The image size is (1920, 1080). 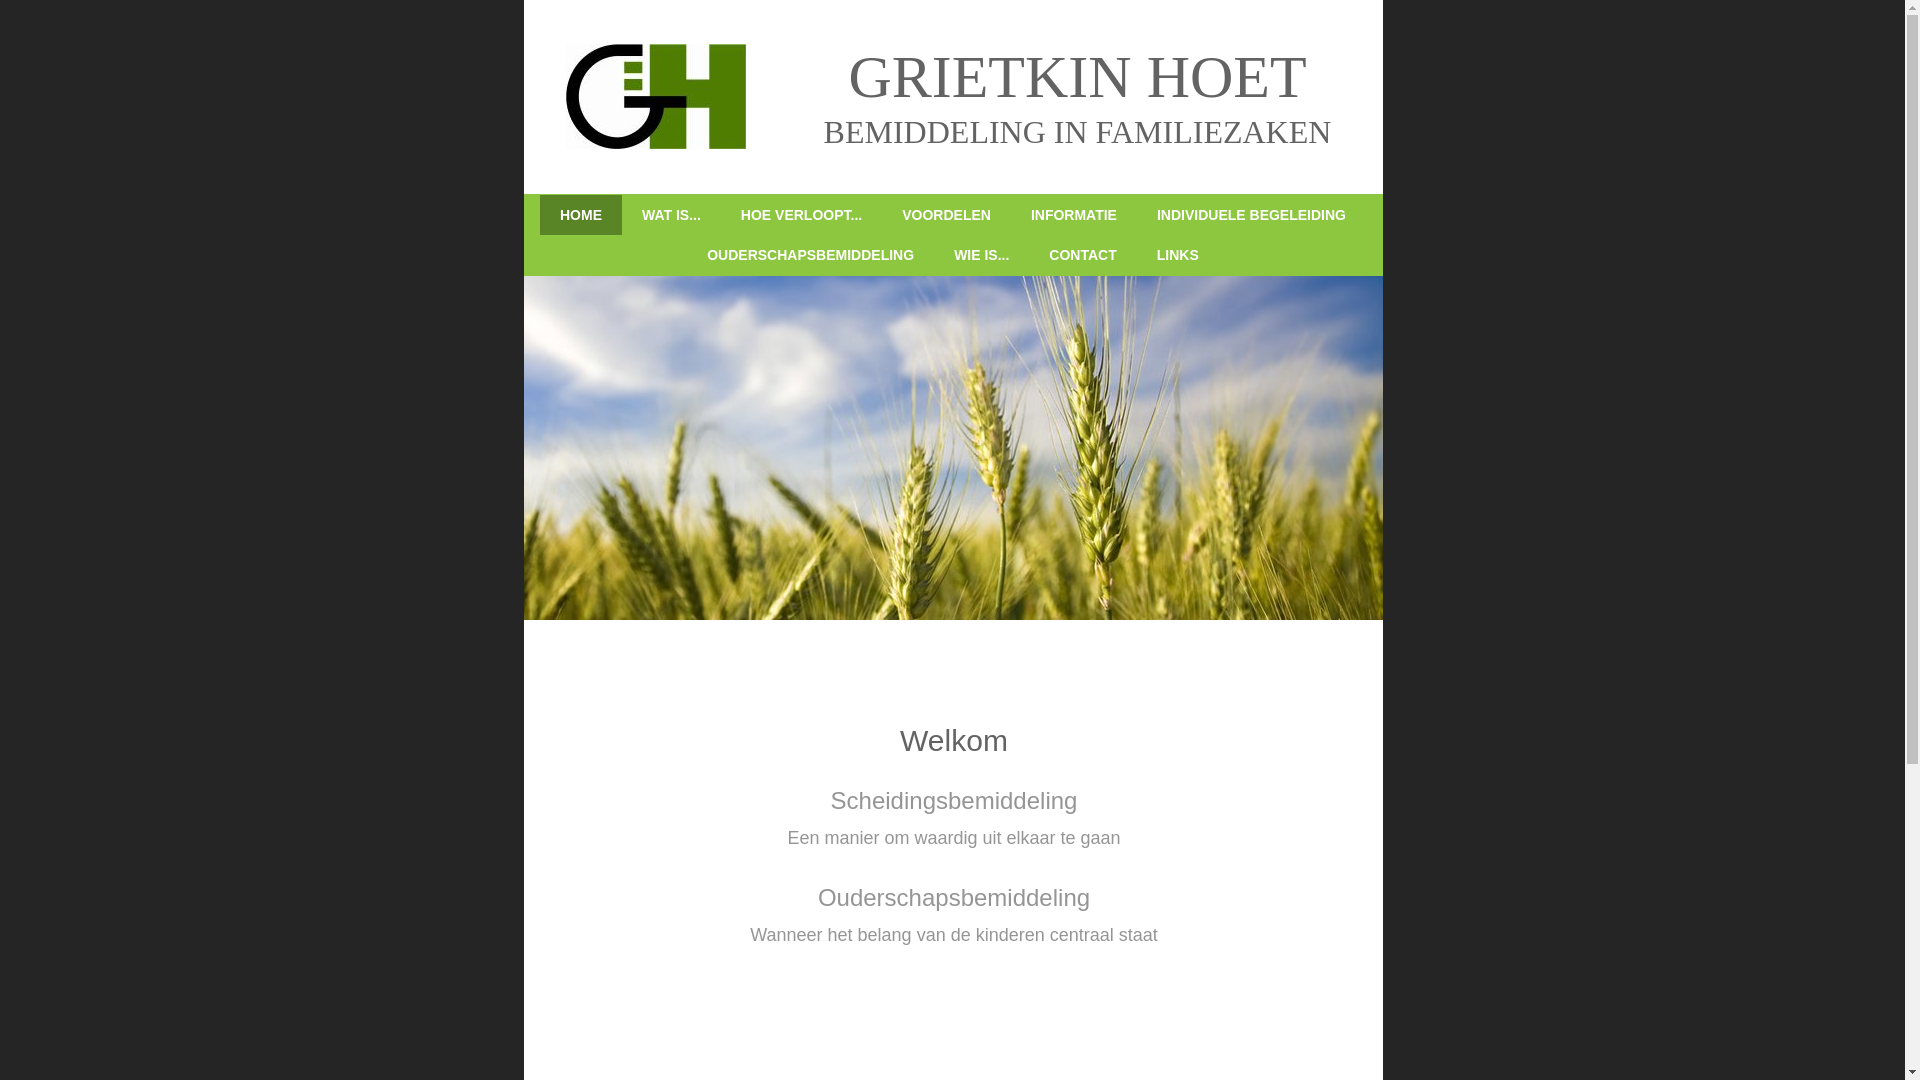 I want to click on 'INDIVIDUELE BEGELEIDING', so click(x=1250, y=215).